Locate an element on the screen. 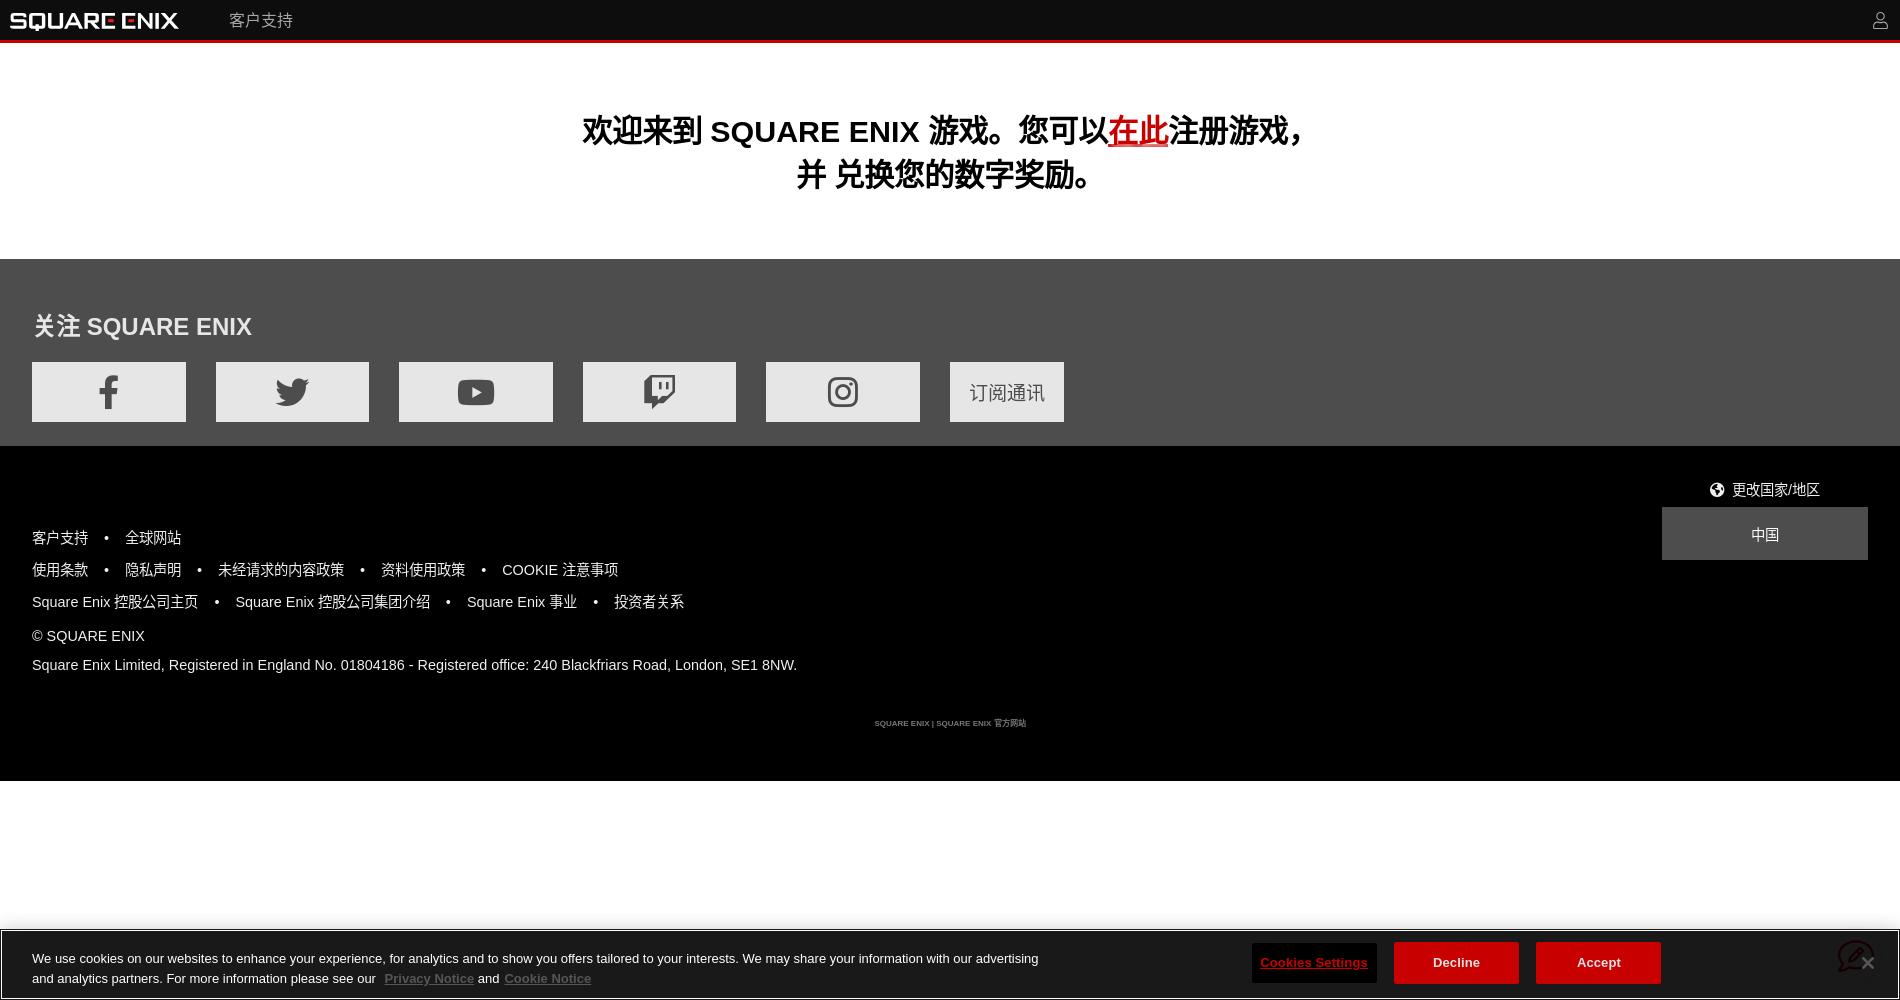 Image resolution: width=1900 pixels, height=1000 pixels. '© SQUARE ENIX' is located at coordinates (87, 636).